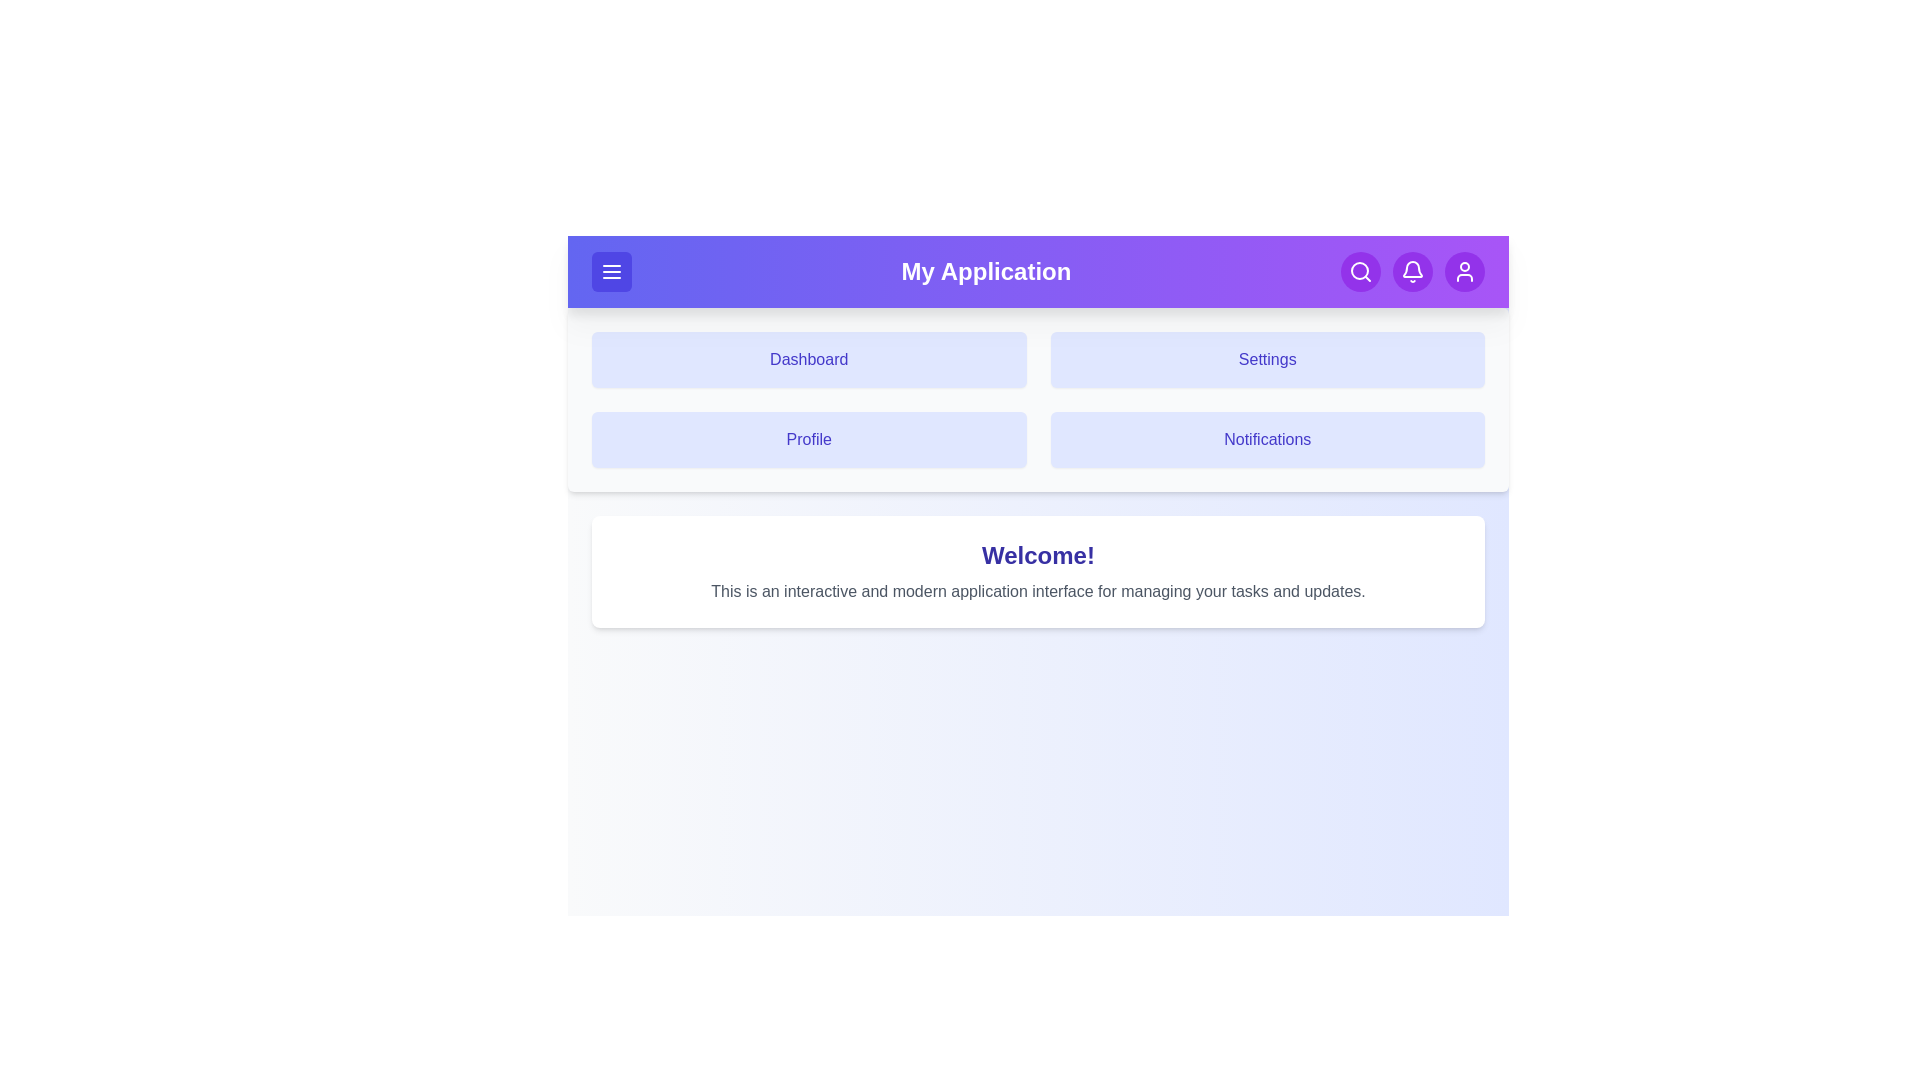  I want to click on the navigation tile corresponding to Profile to navigate to that section, so click(809, 438).